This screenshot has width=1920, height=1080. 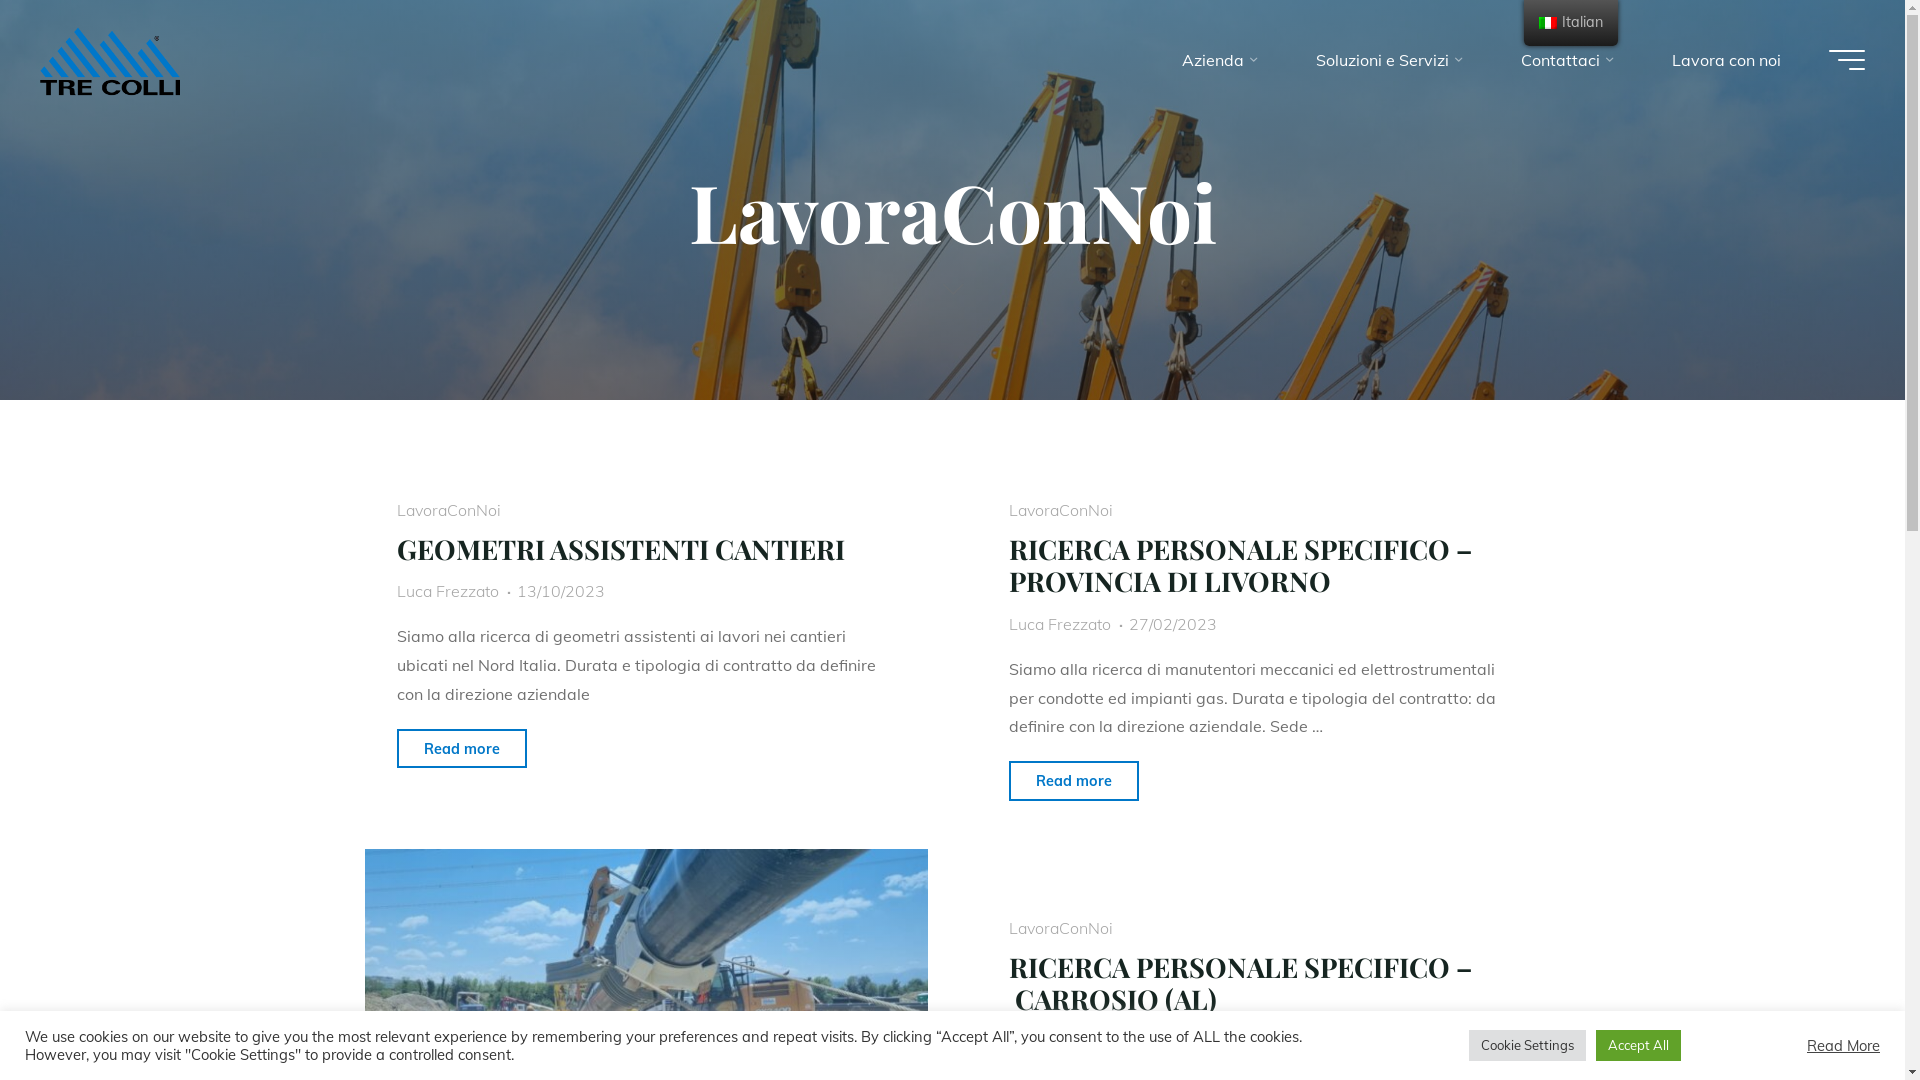 I want to click on 'Luca Frezzato', so click(x=1059, y=623).